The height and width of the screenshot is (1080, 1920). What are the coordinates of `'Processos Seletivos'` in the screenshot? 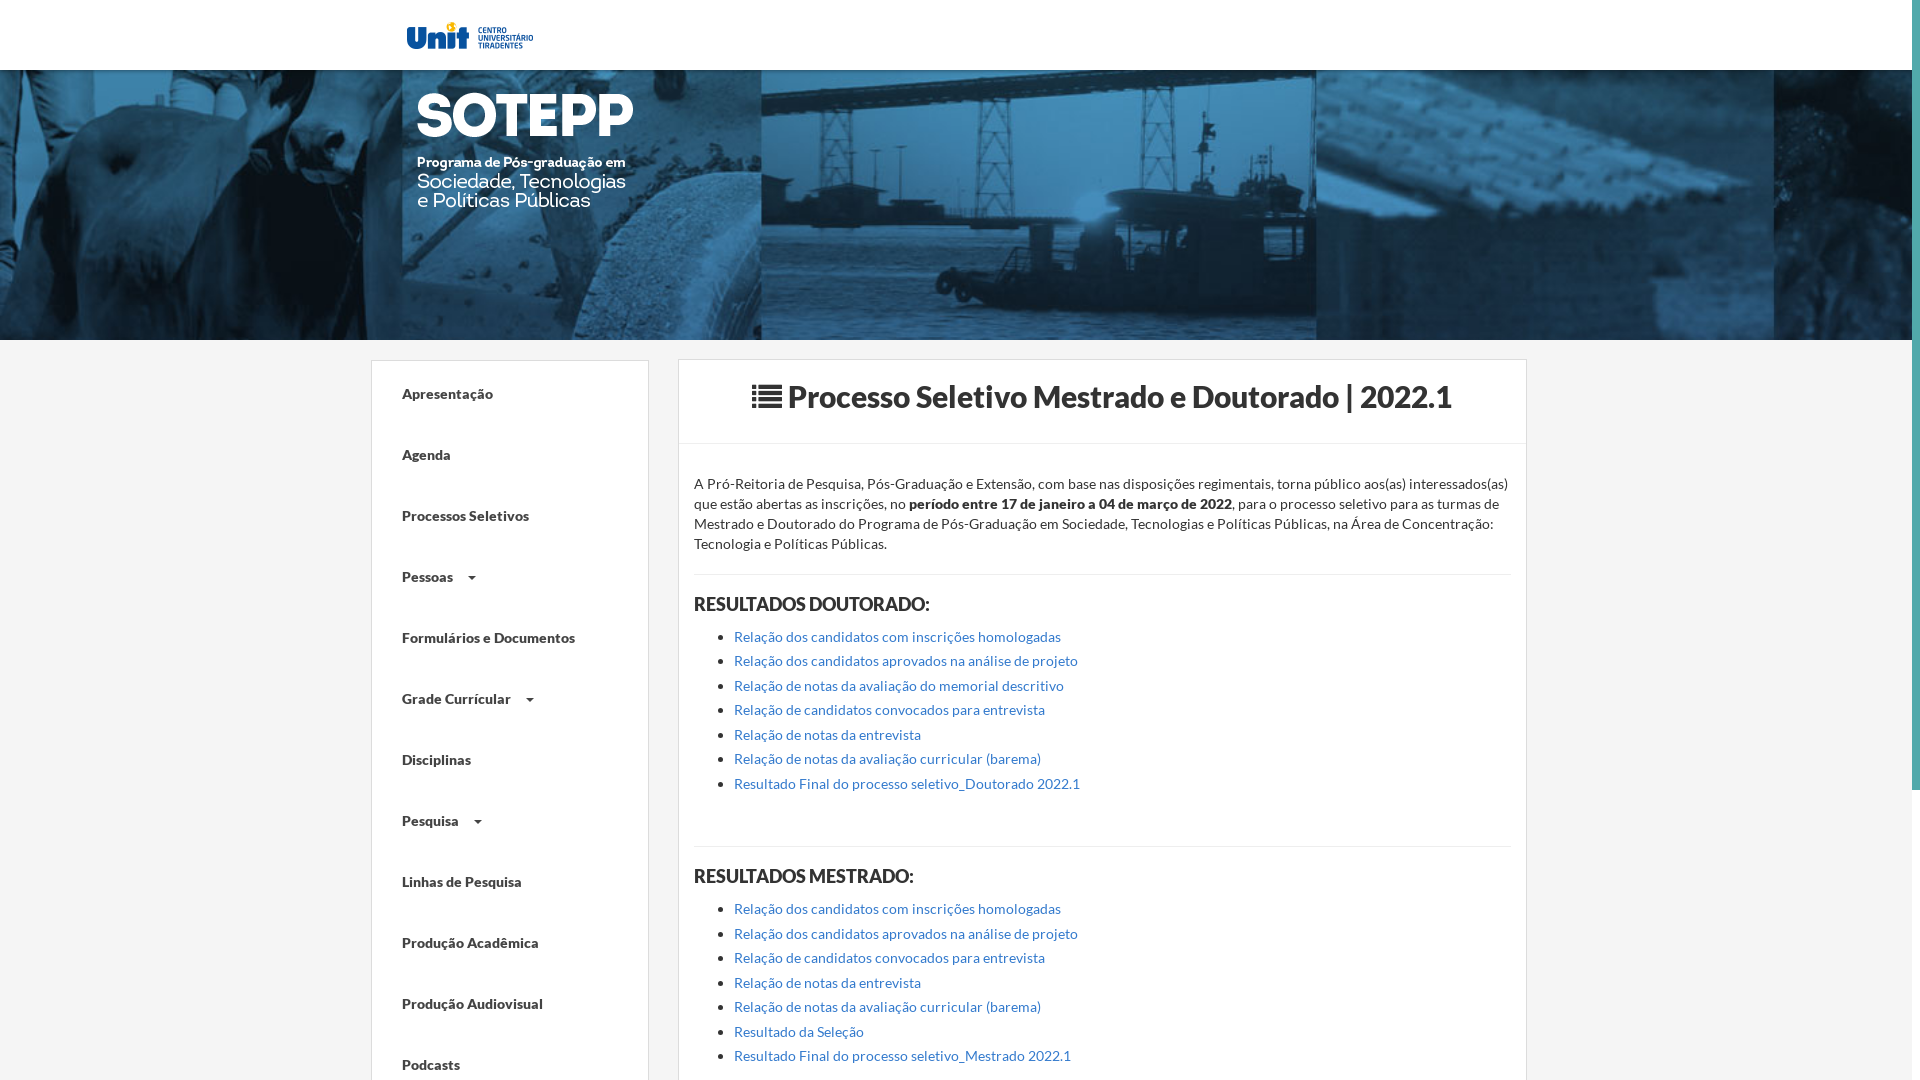 It's located at (493, 512).